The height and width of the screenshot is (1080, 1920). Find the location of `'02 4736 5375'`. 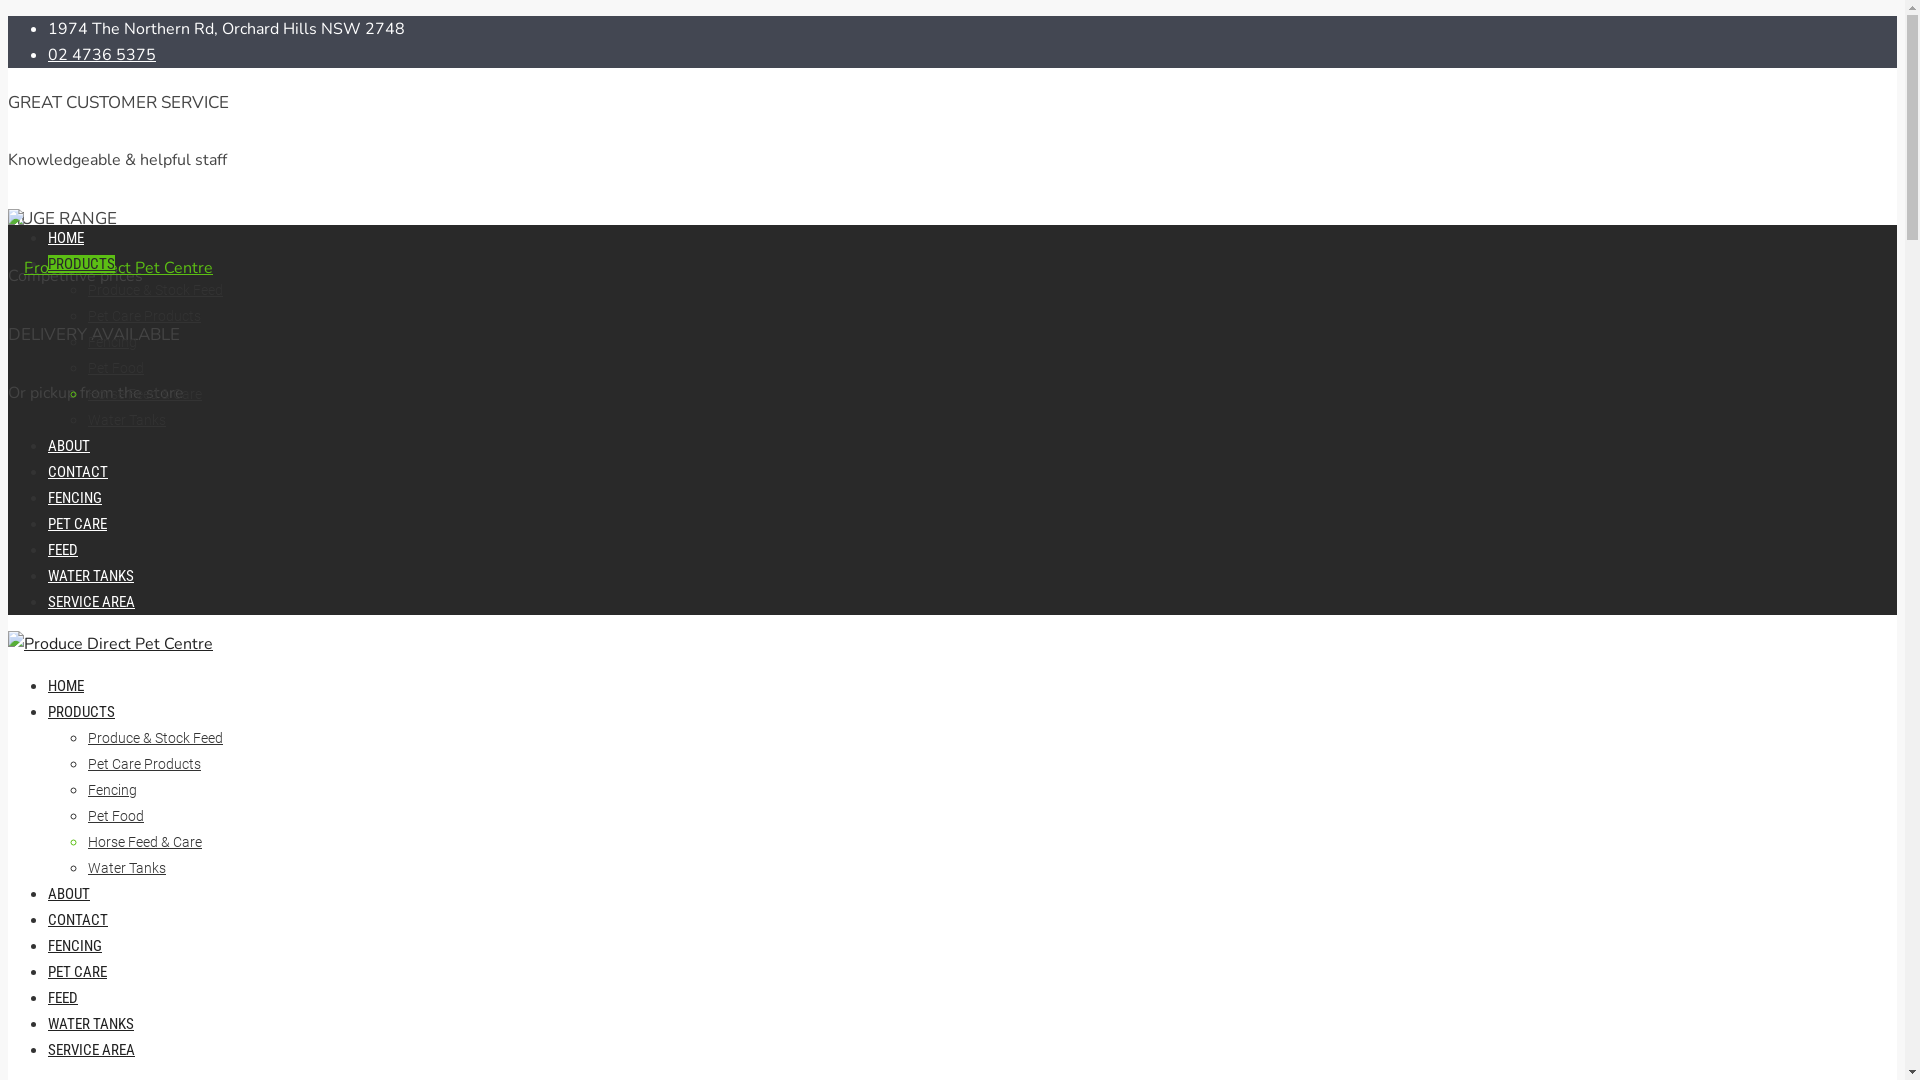

'02 4736 5375' is located at coordinates (100, 53).